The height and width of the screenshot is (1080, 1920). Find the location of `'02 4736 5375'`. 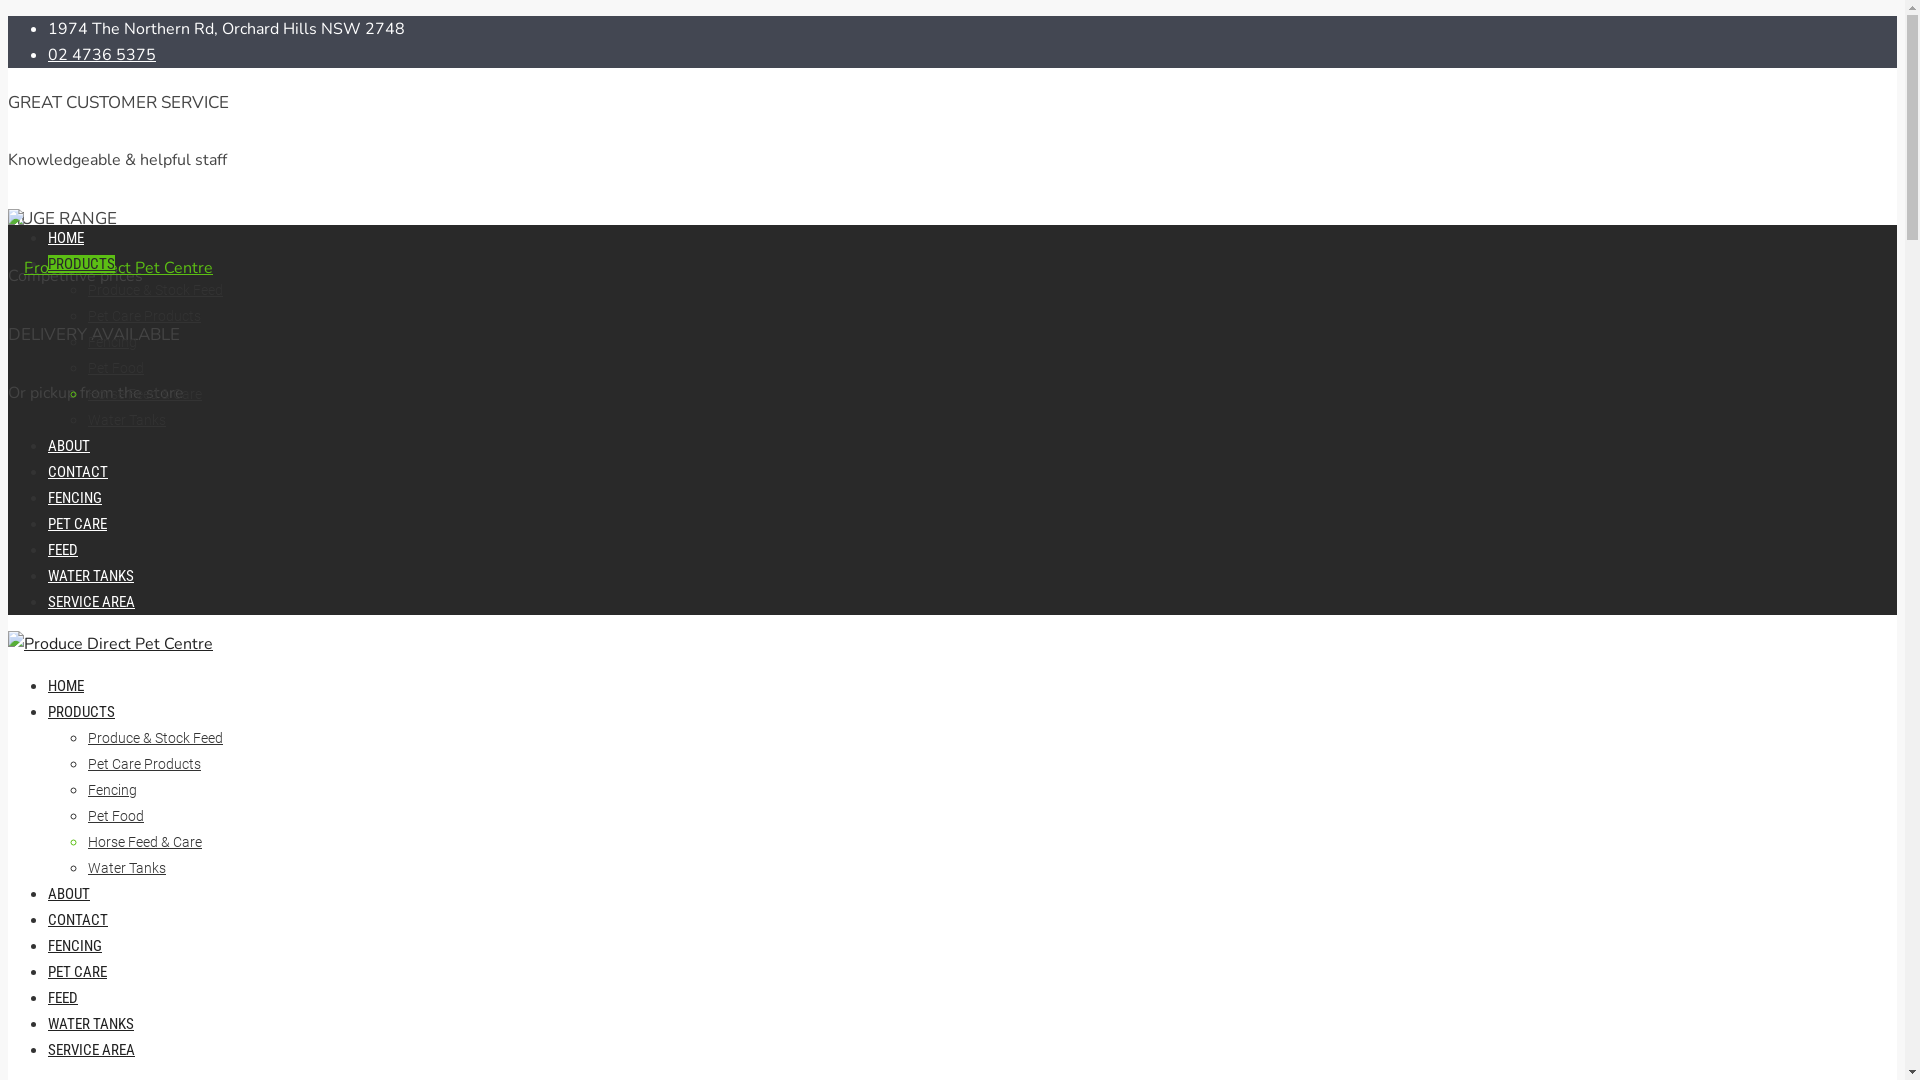

'02 4736 5375' is located at coordinates (100, 53).